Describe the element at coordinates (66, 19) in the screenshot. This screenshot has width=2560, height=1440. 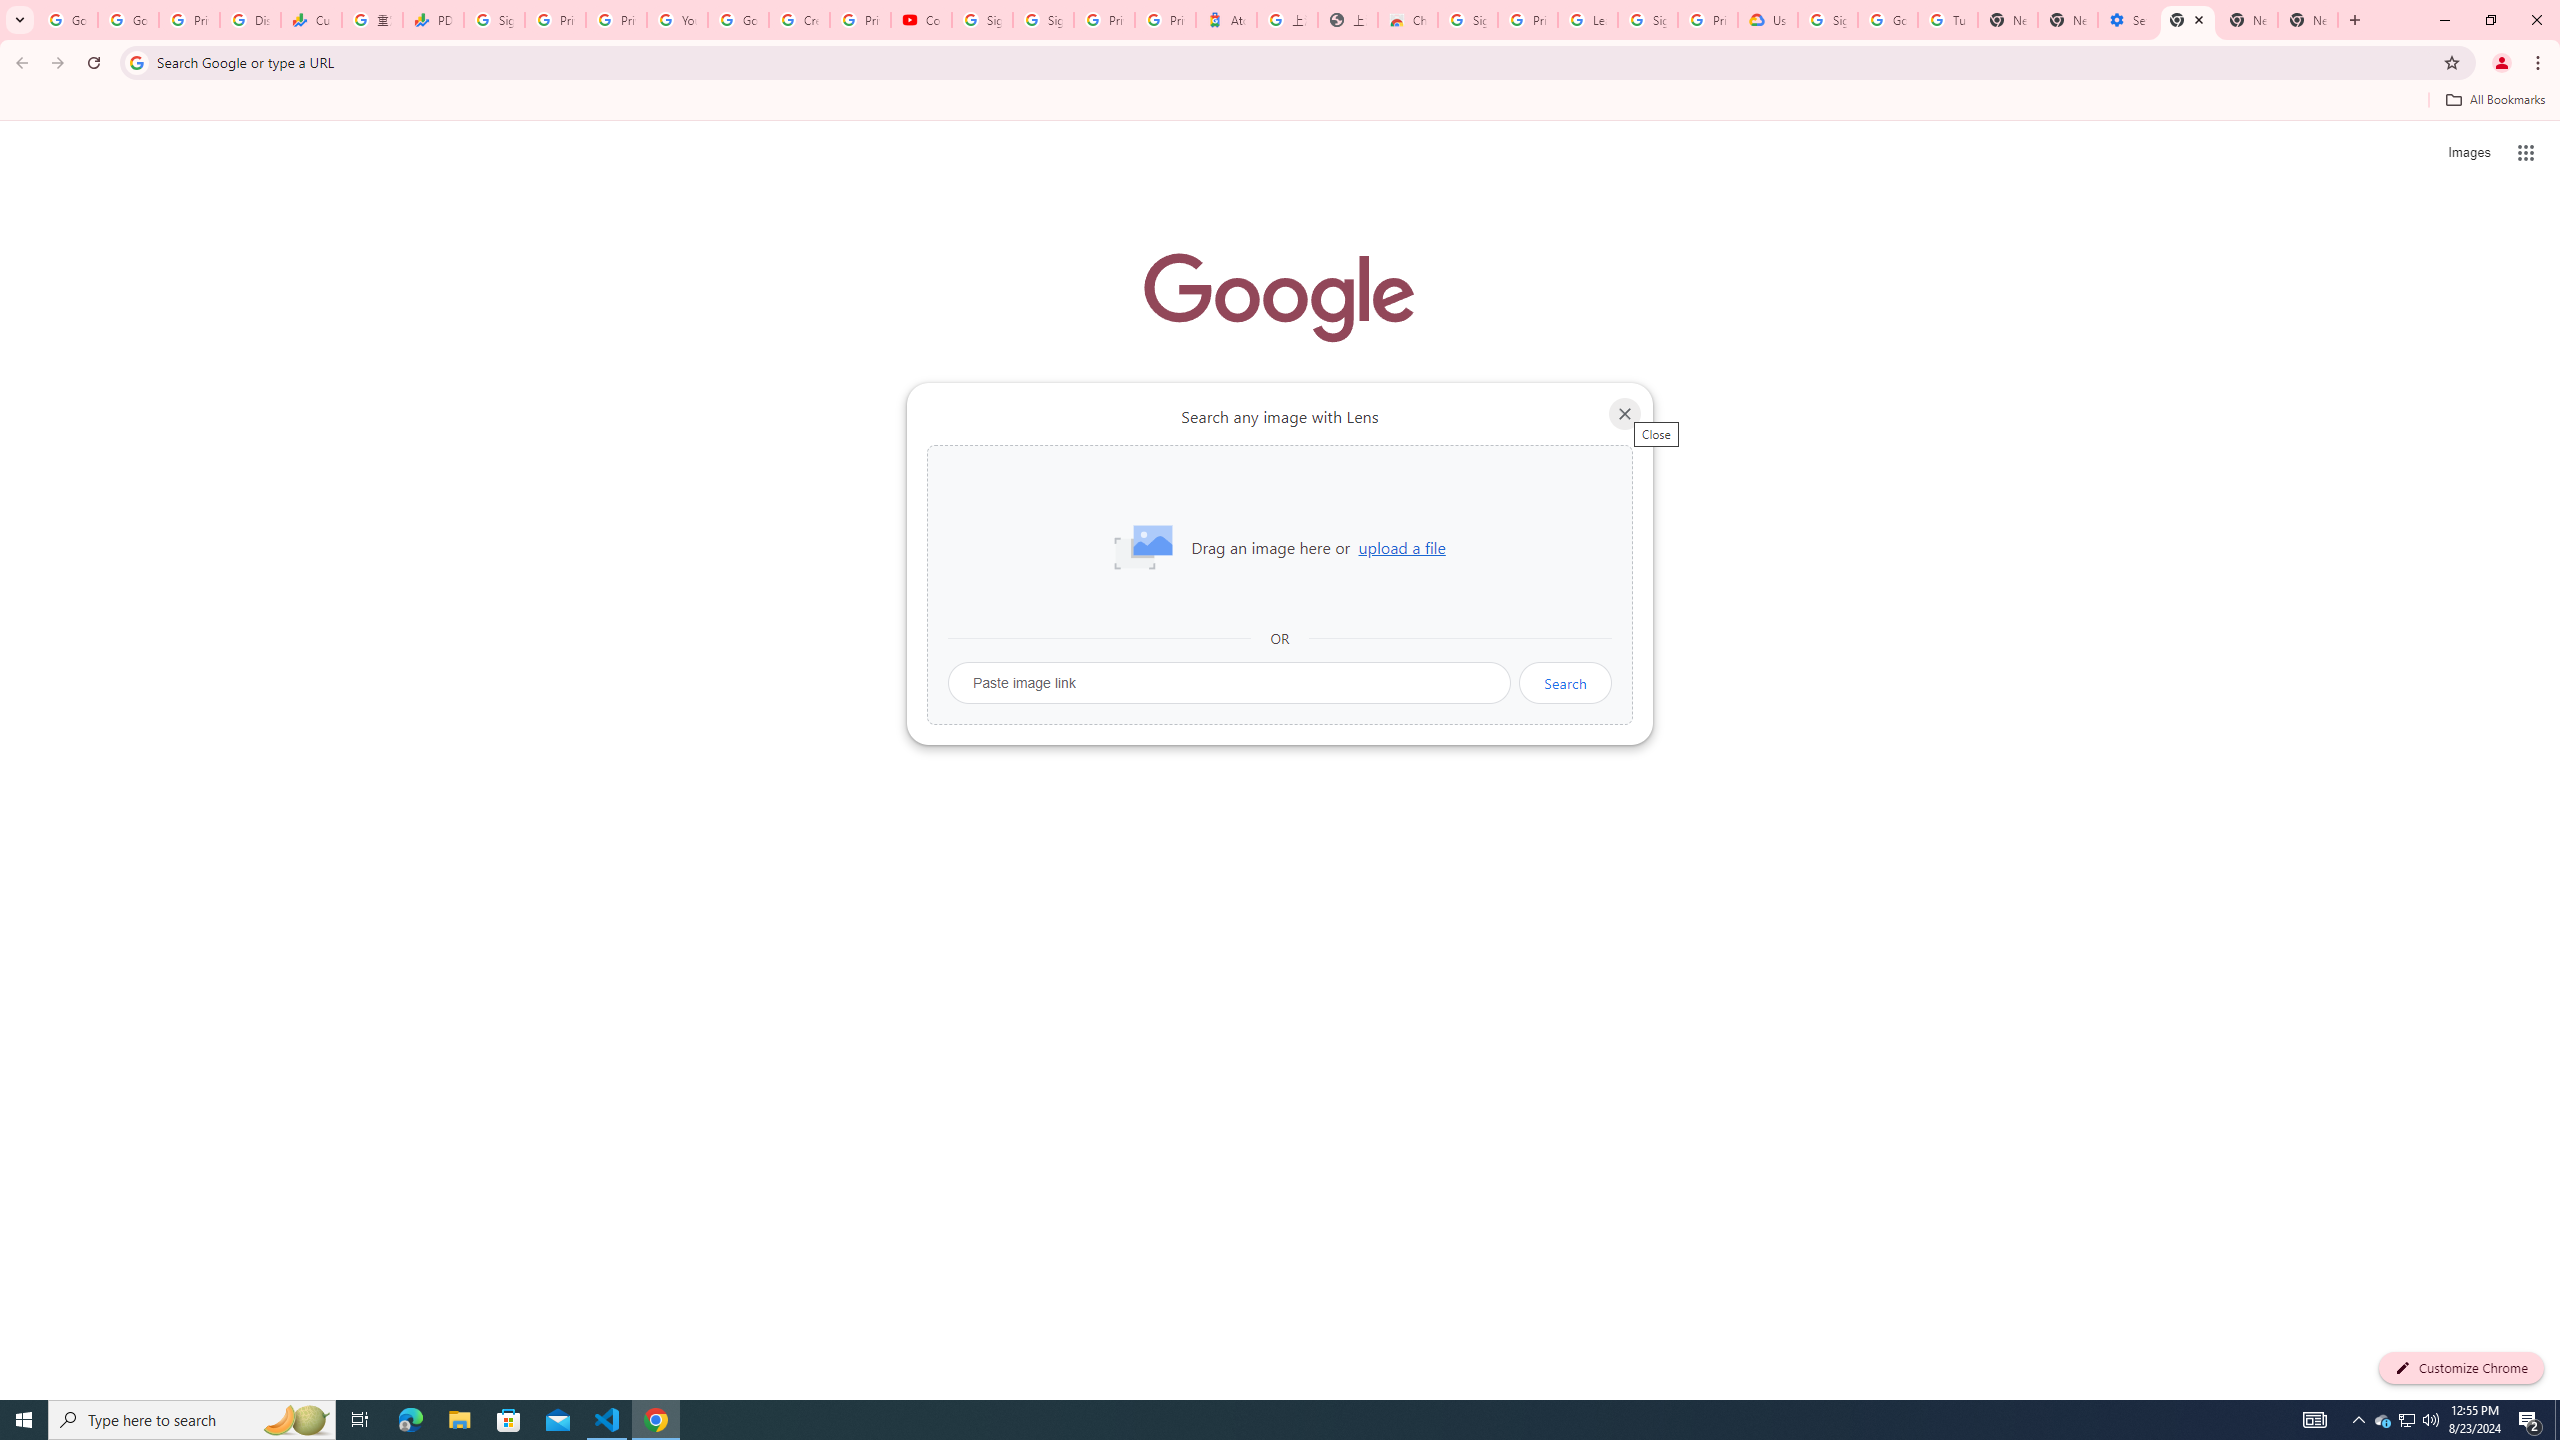
I see `'Google Workspace Admin Community'` at that location.